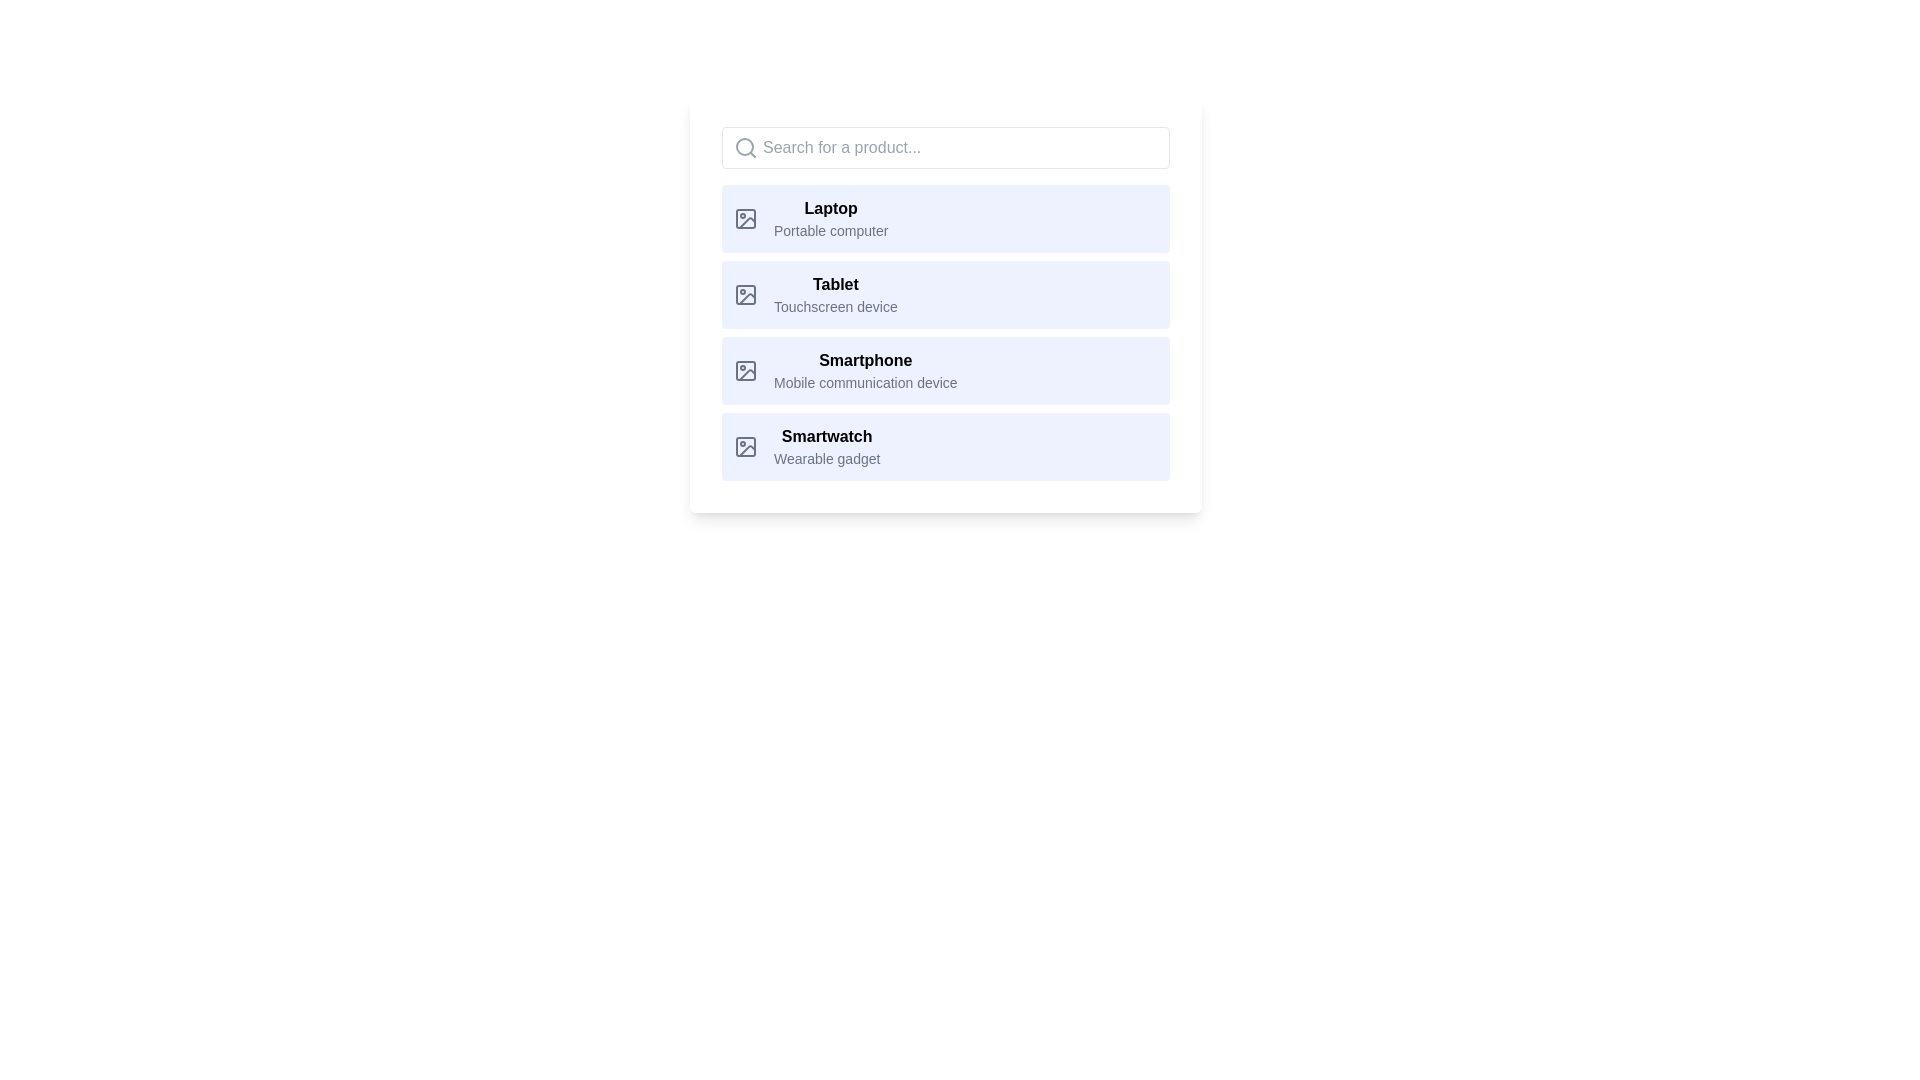 This screenshot has width=1920, height=1080. What do you see at coordinates (744, 294) in the screenshot?
I see `the graphical icon represented by a small square with rounded corners, styled in a light gray shade, located to the left of the 'Tablet' text in the 'Tablet Touchscreen device' row` at bounding box center [744, 294].